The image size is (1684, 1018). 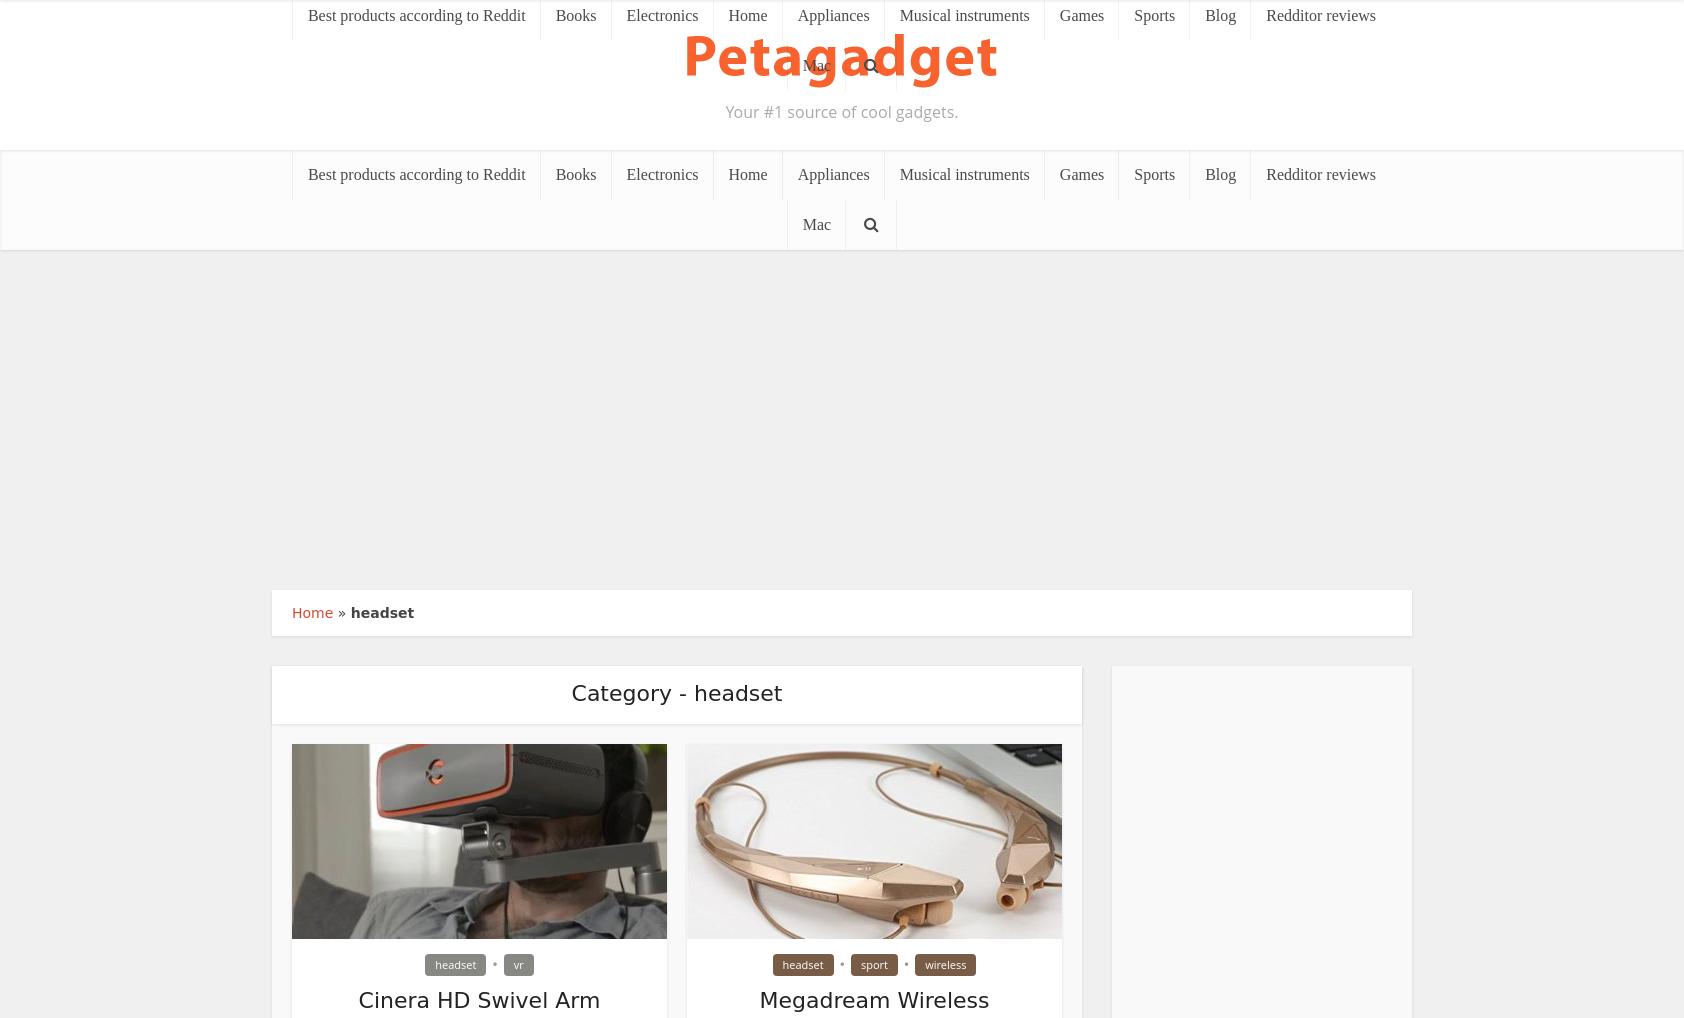 What do you see at coordinates (511, 963) in the screenshot?
I see `'vr'` at bounding box center [511, 963].